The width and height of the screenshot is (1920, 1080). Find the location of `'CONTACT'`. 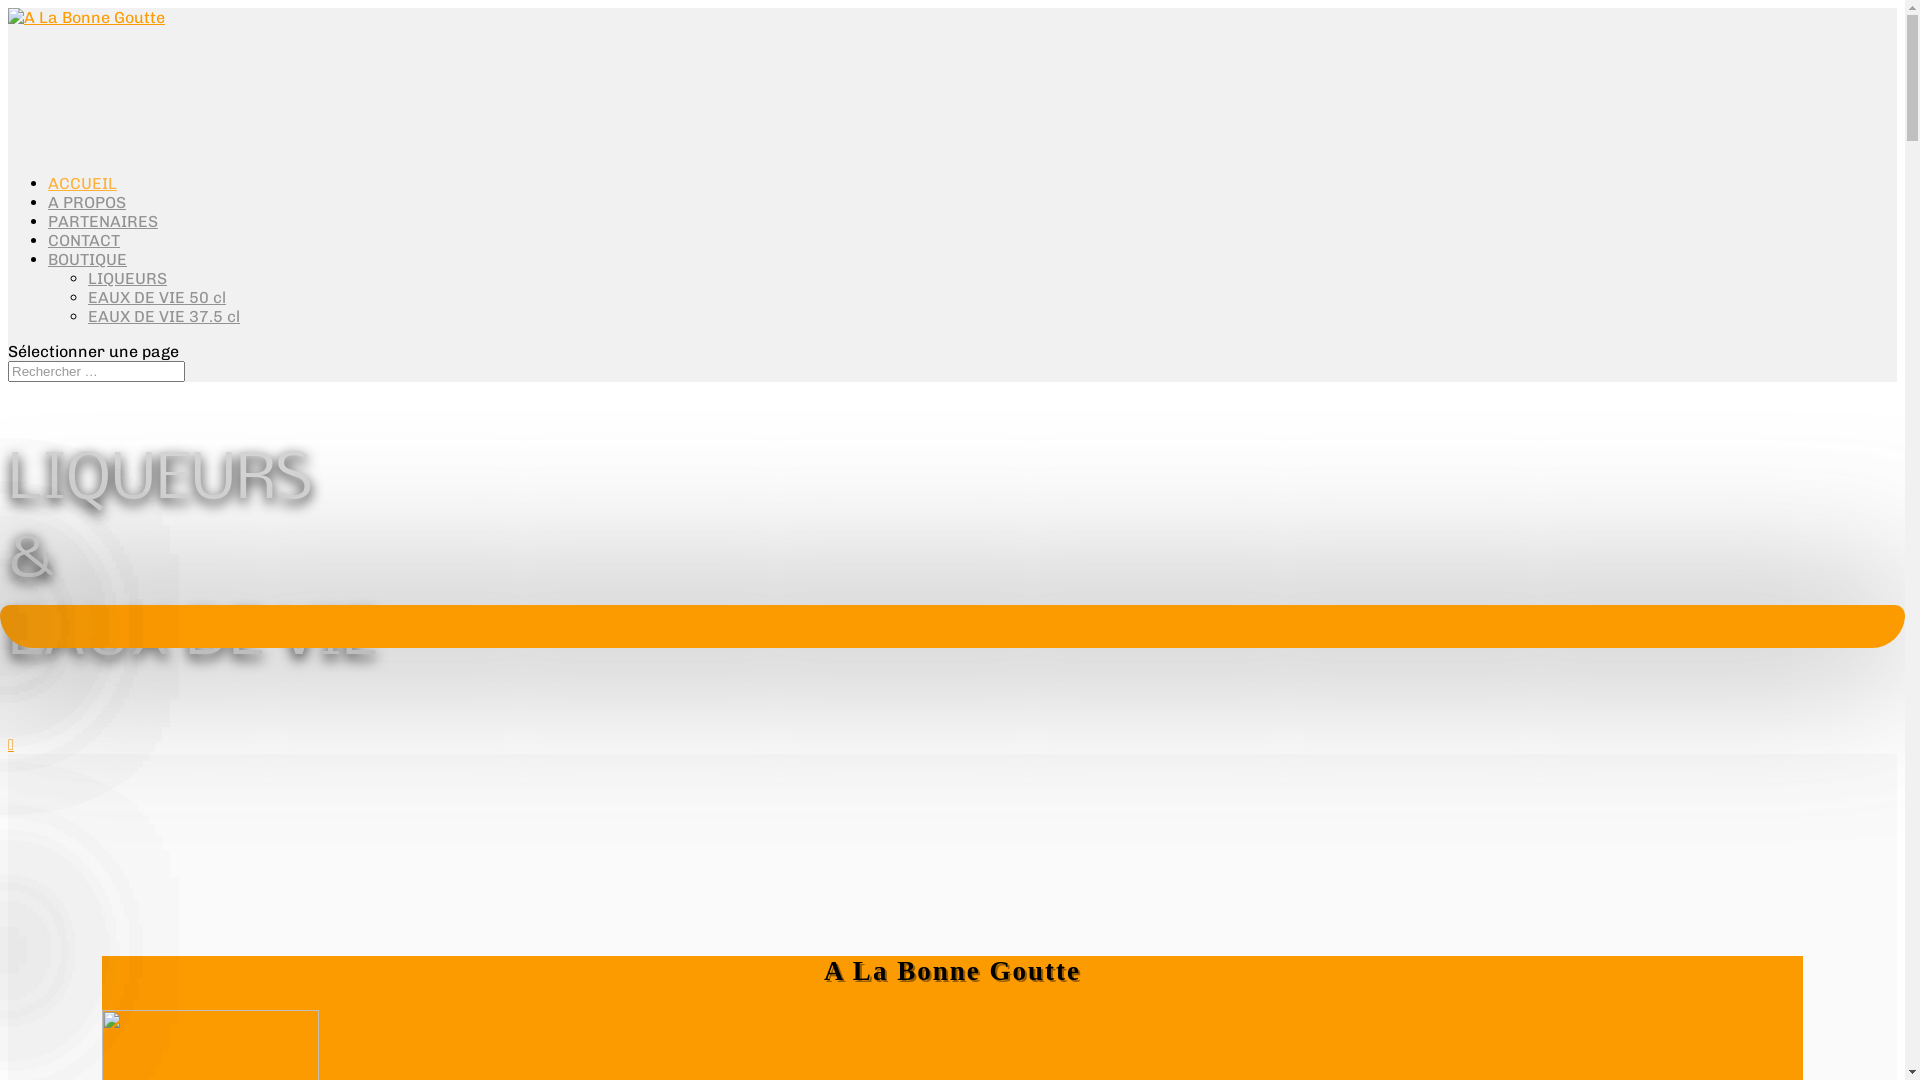

'CONTACT' is located at coordinates (82, 239).